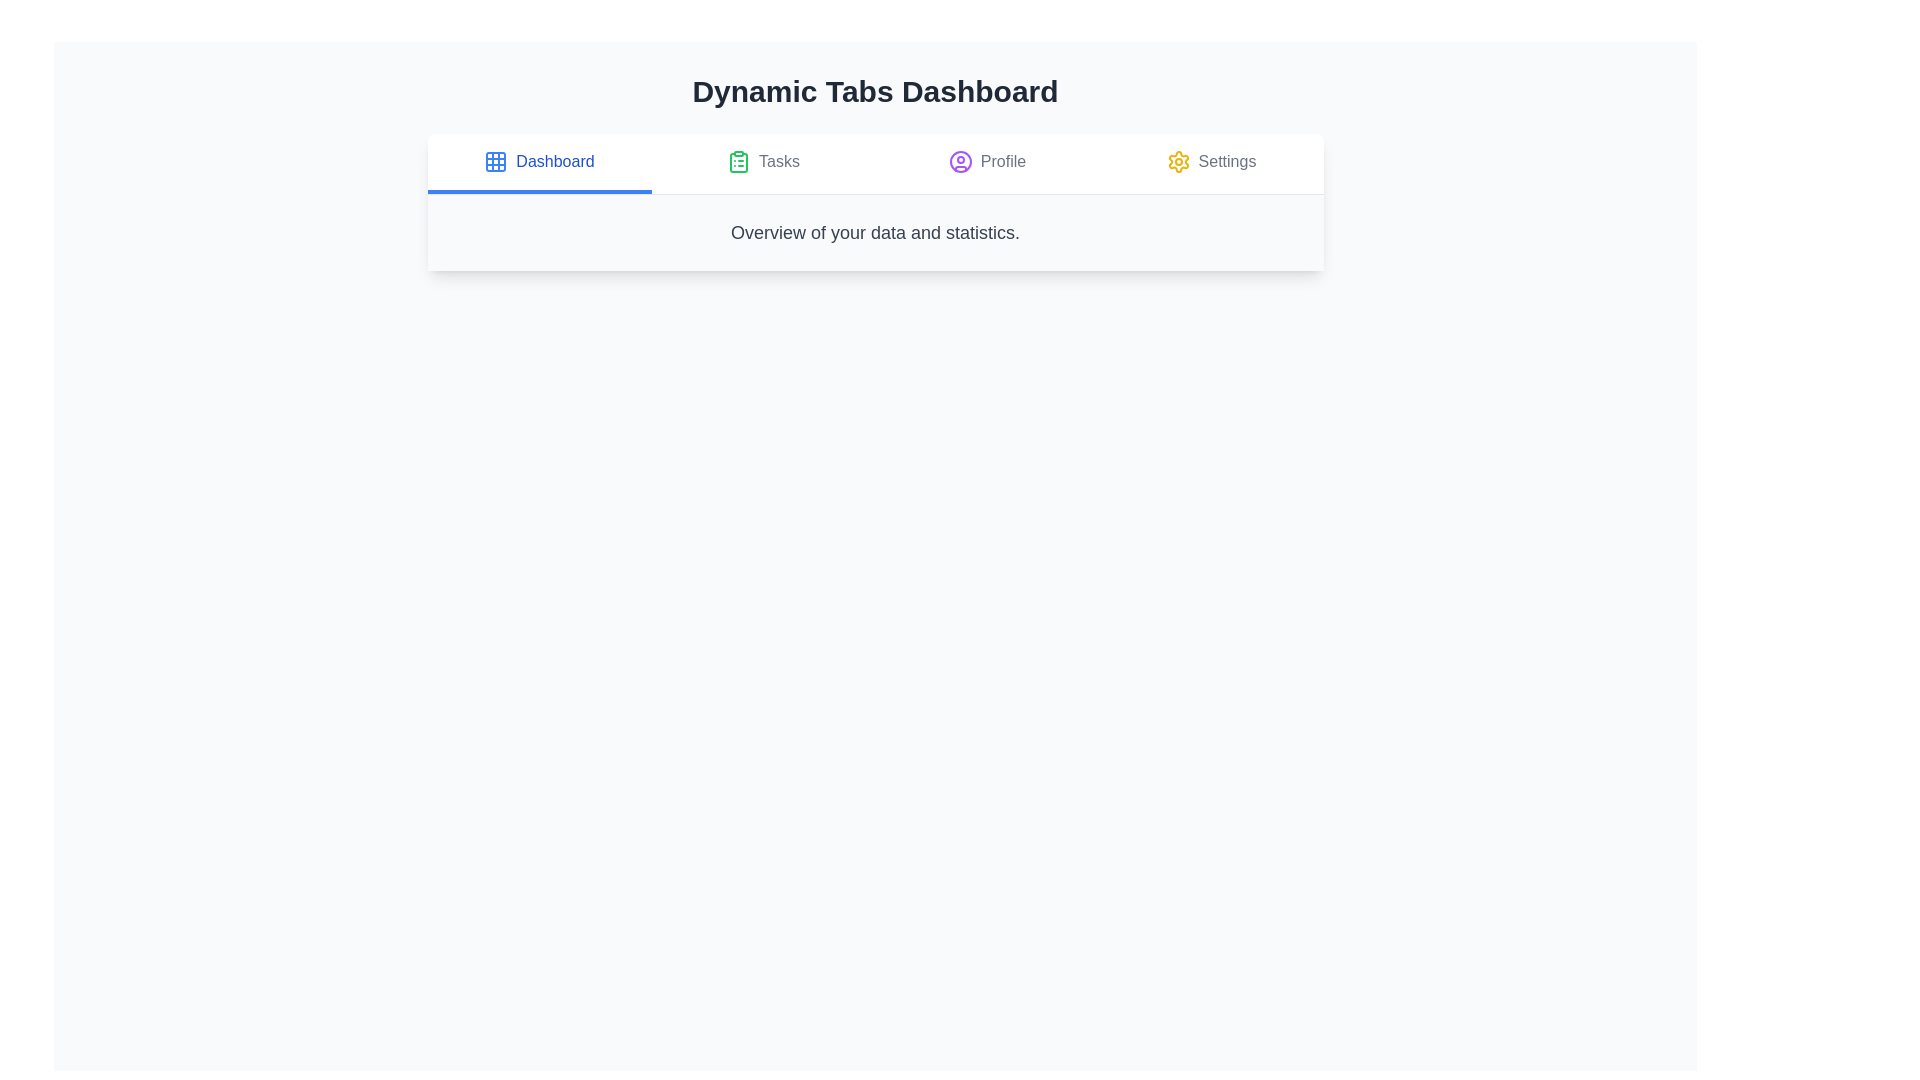  I want to click on the 'Dashboard' tab in the navigation bar, so click(875, 163).